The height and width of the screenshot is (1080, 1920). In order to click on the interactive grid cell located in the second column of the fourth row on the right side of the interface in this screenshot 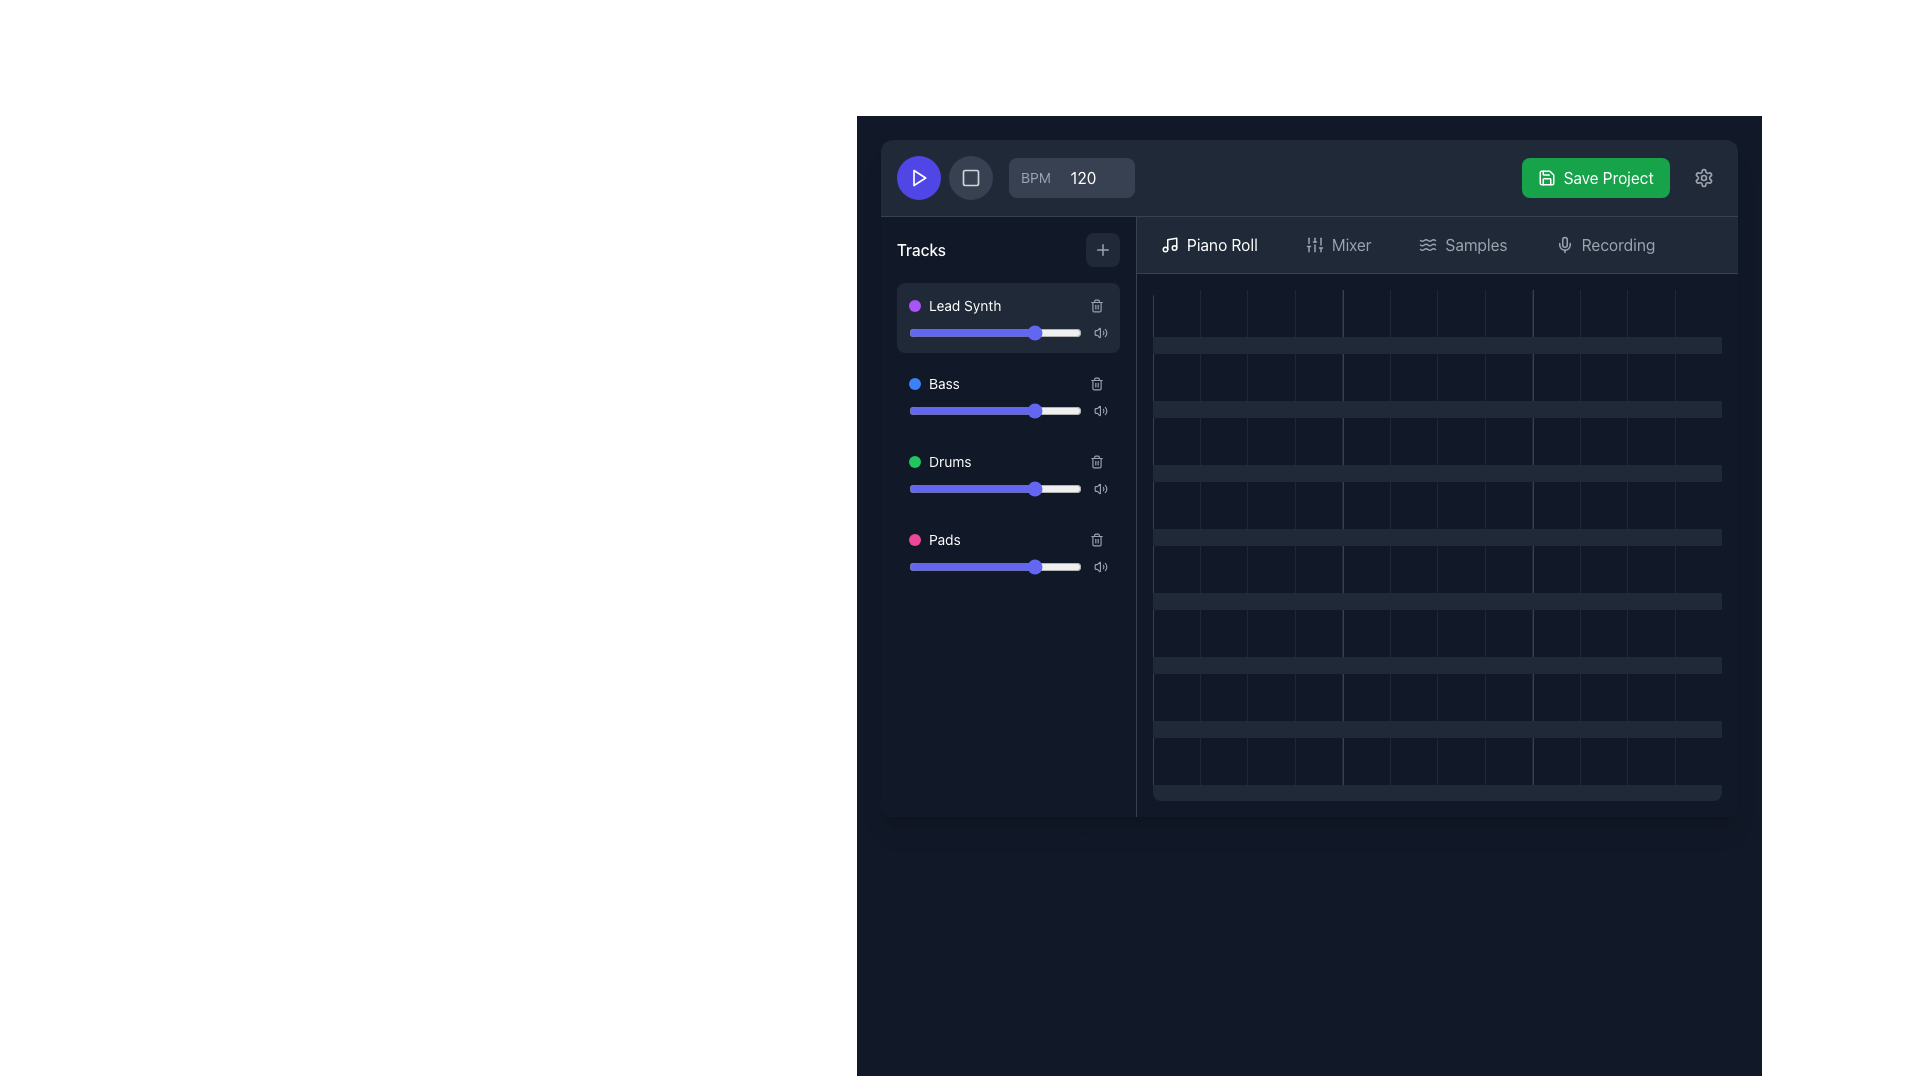, I will do `click(1222, 440)`.